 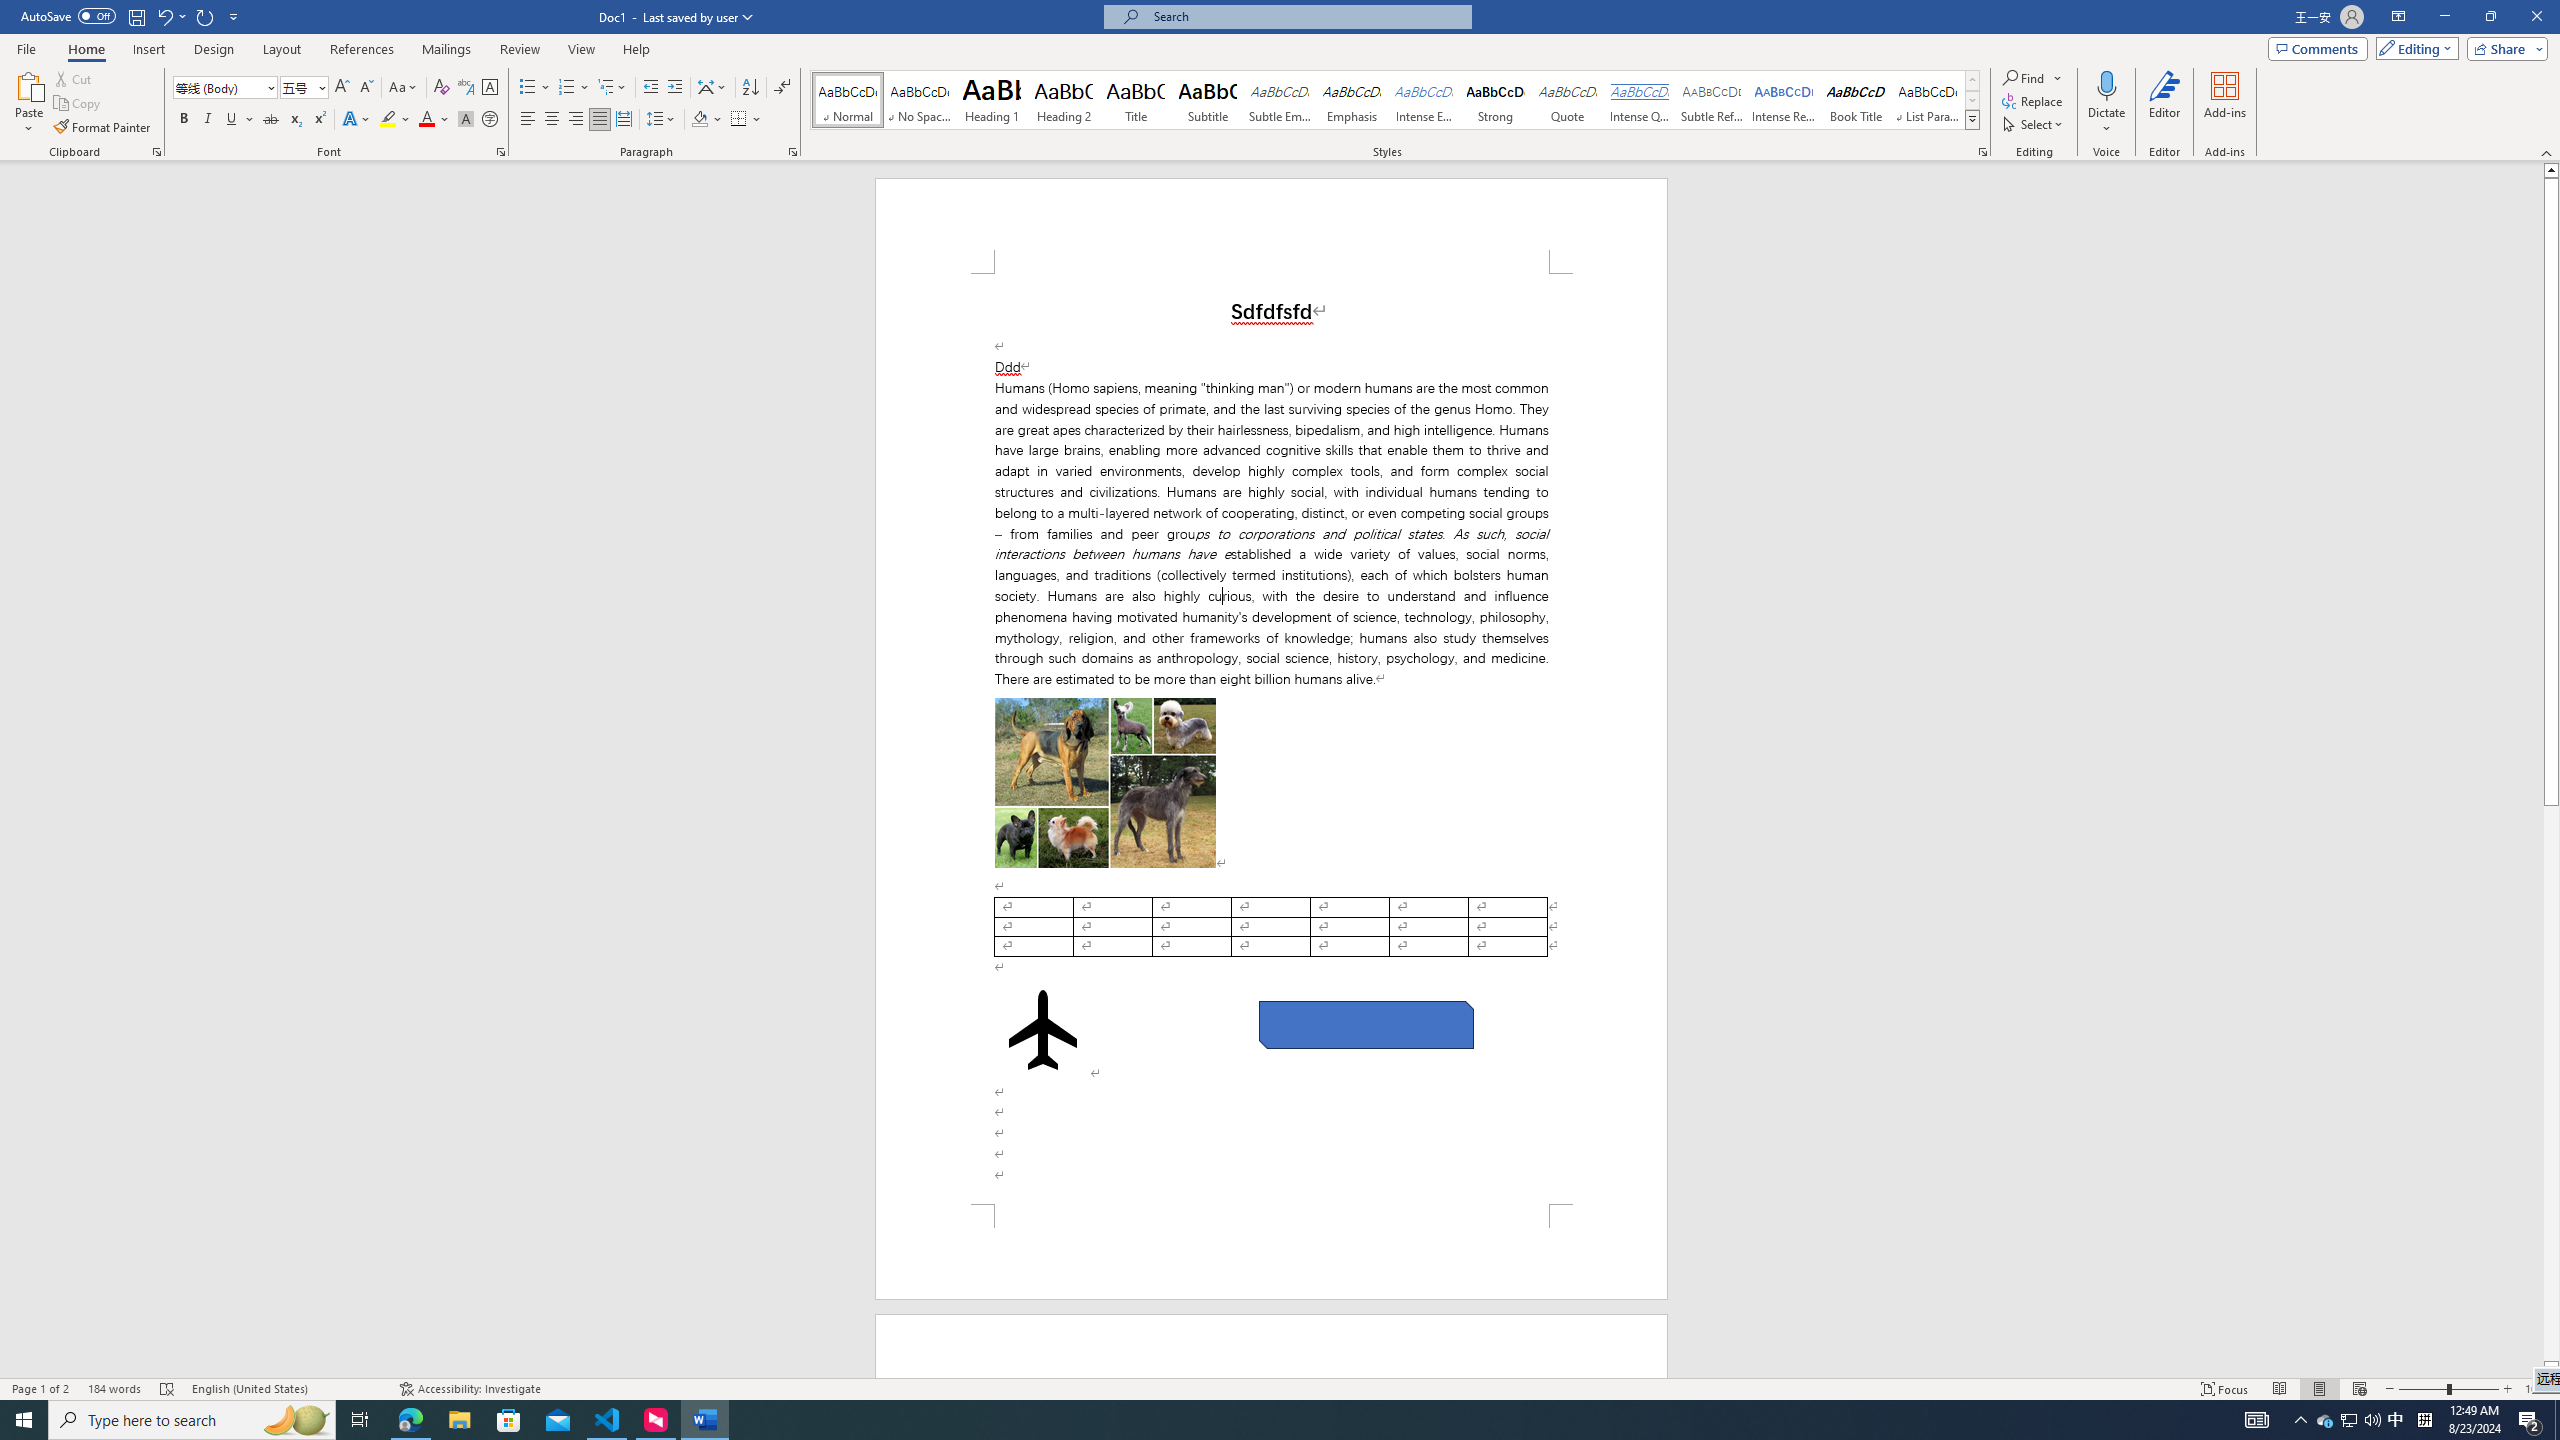 I want to click on 'AutomationID: QuickStylesGallery', so click(x=1395, y=99).